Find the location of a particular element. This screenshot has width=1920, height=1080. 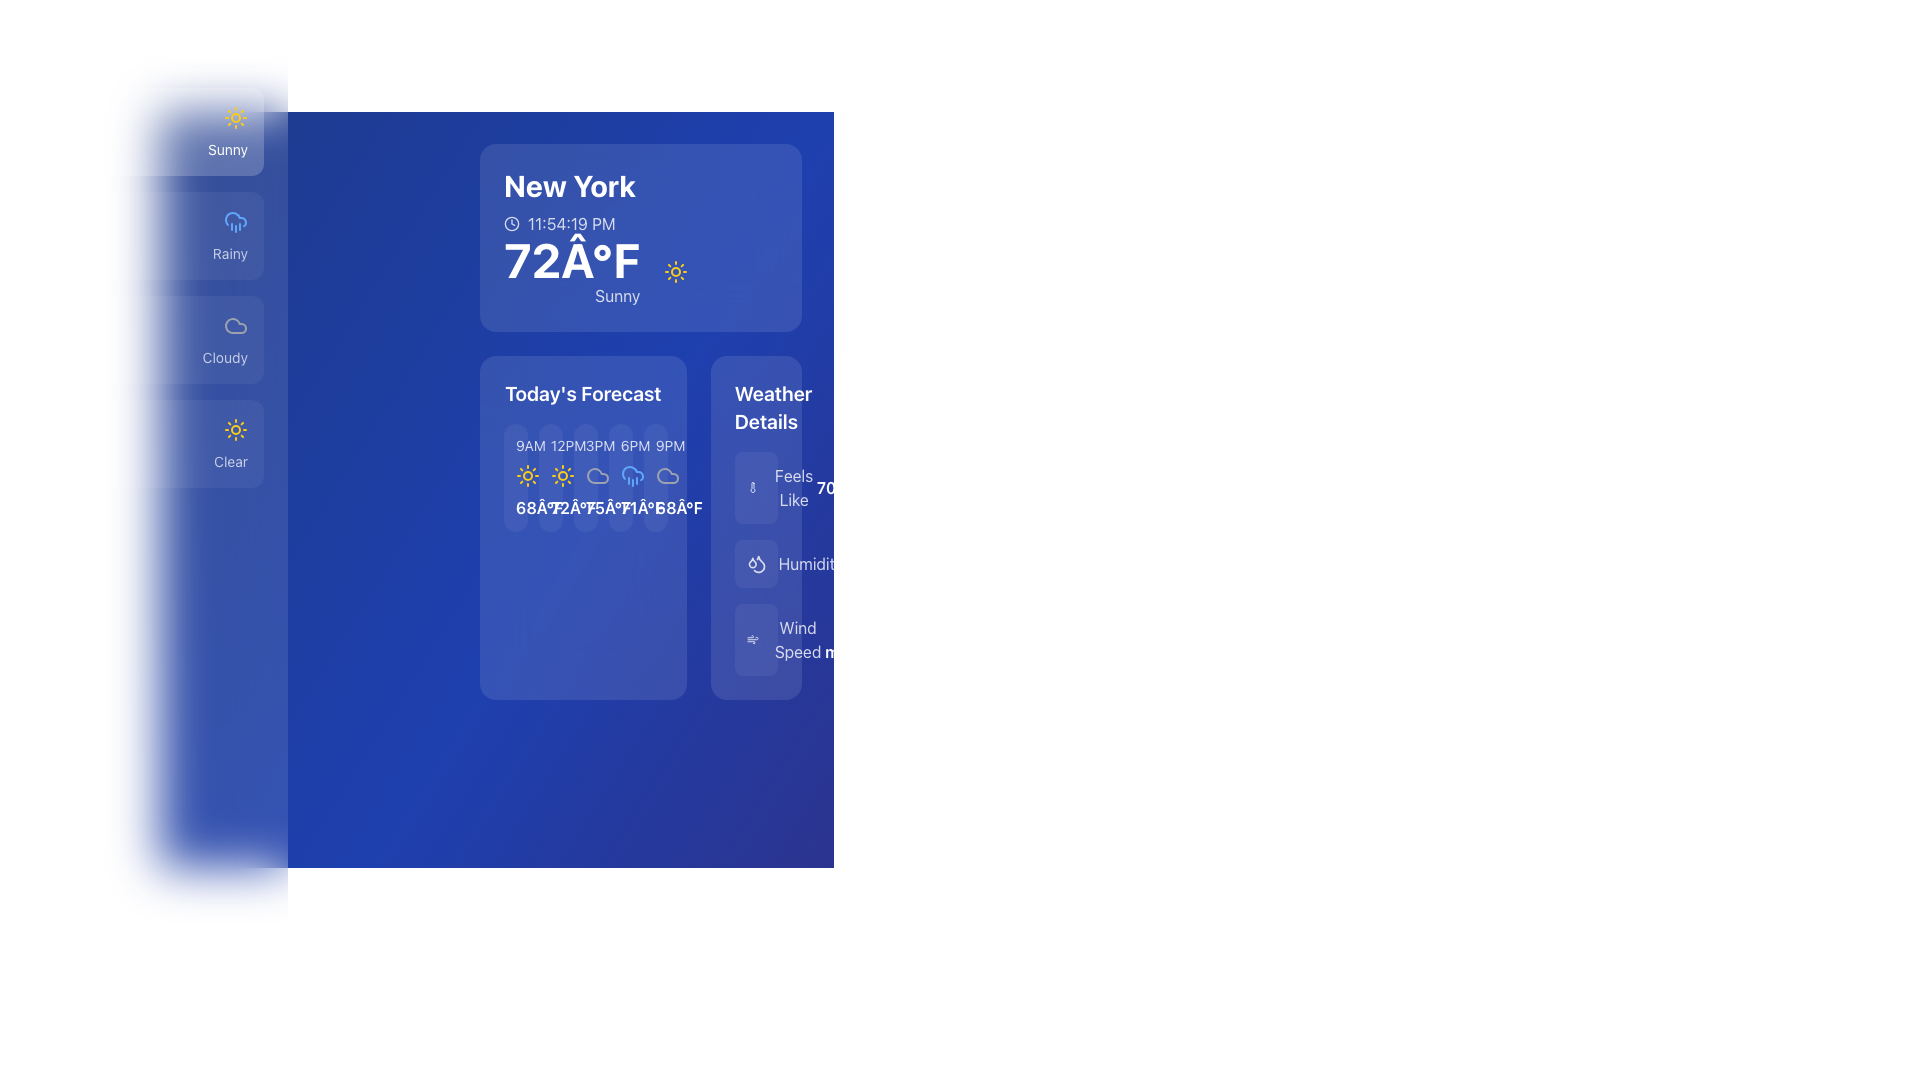

Text Label indicating wind speed data, located at the bottom of the 'Weather Details' section, which is the last element in its group is located at coordinates (797, 640).